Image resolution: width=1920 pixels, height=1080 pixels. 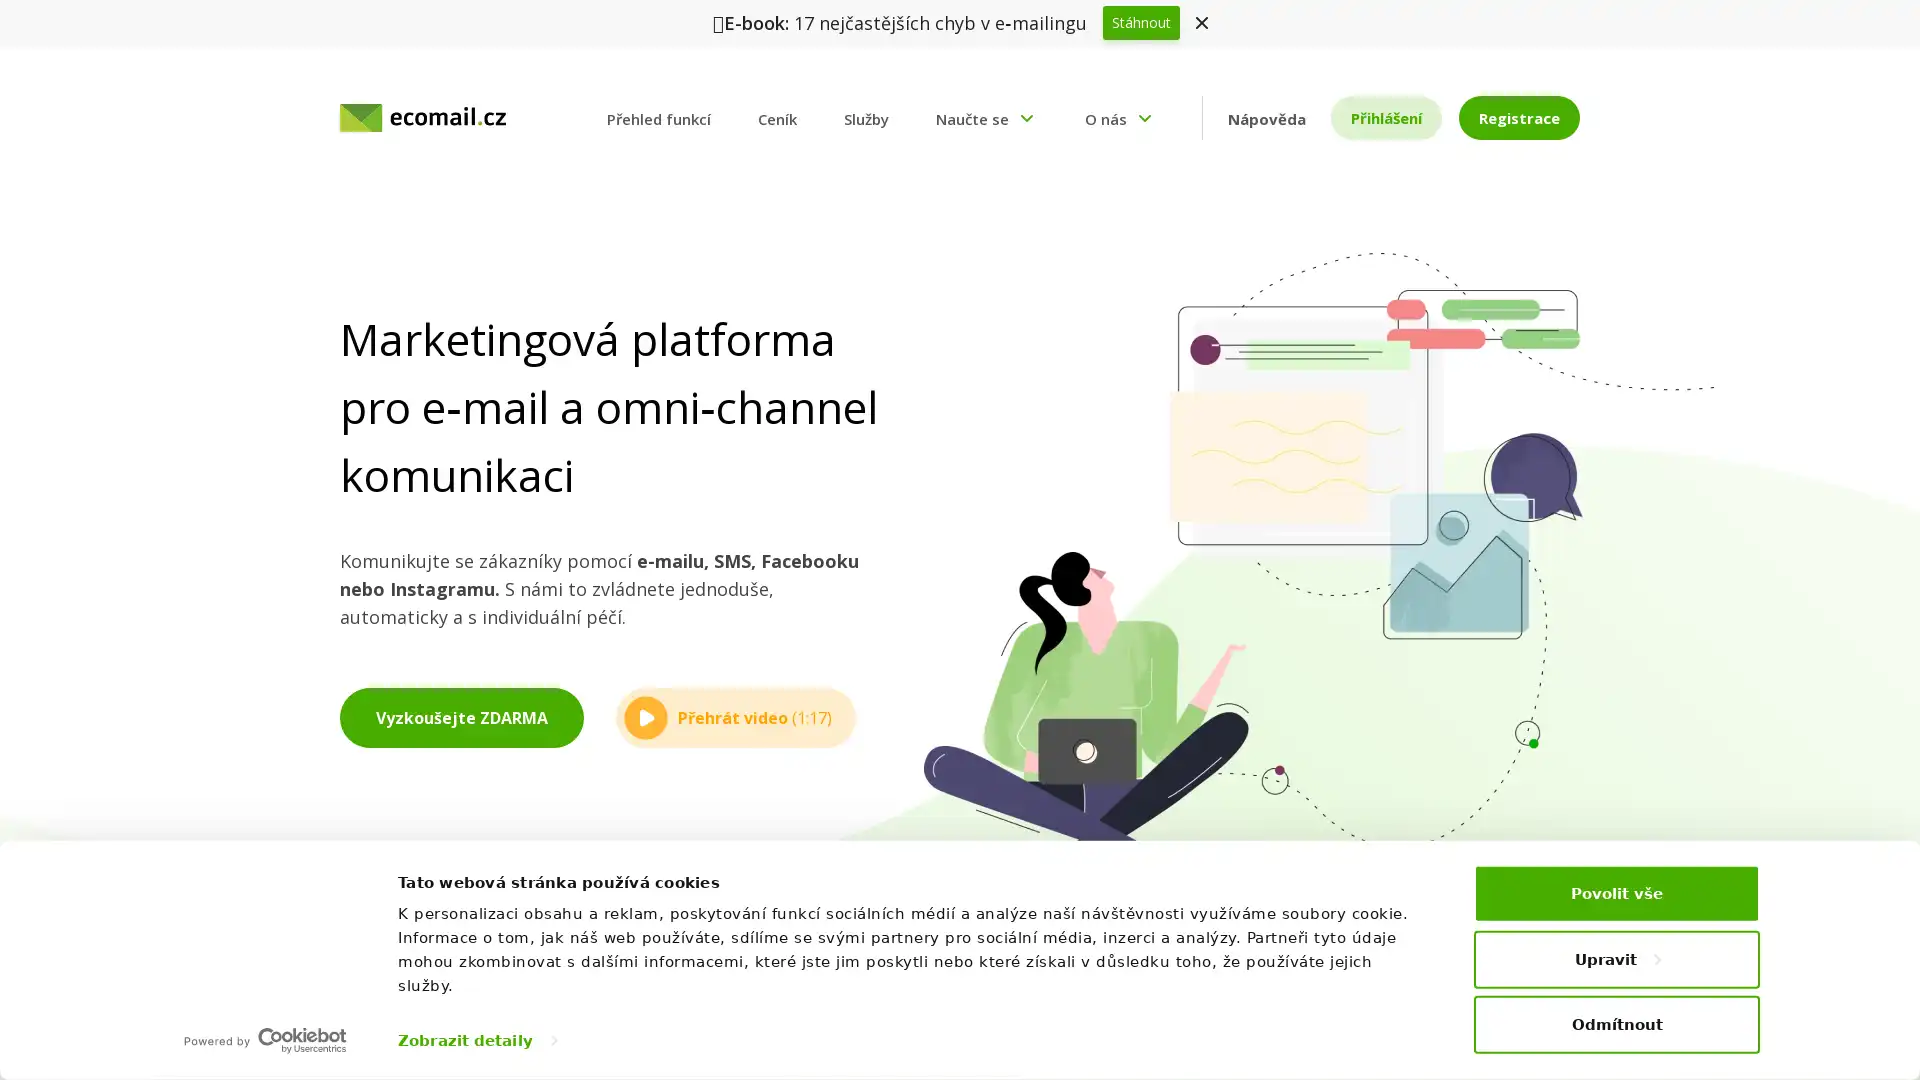 What do you see at coordinates (1617, 892) in the screenshot?
I see `Povolit vse` at bounding box center [1617, 892].